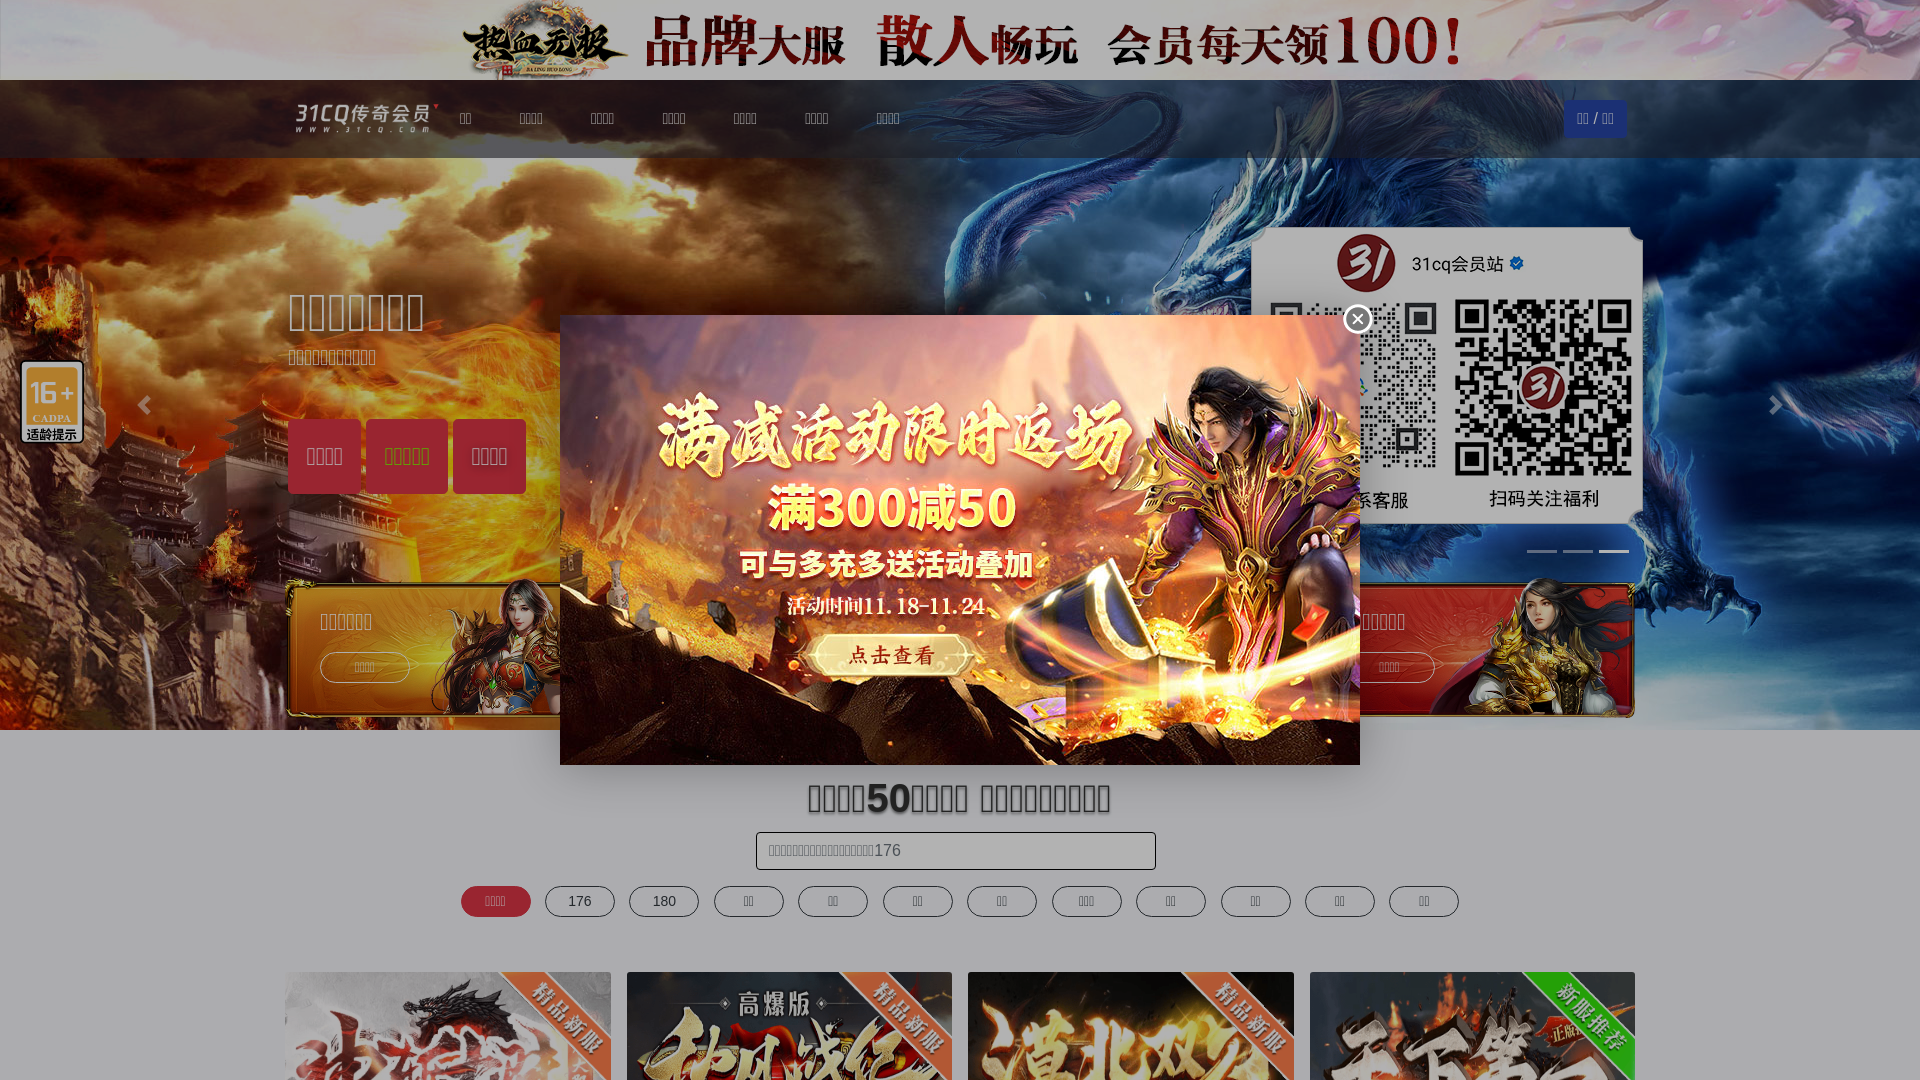 The height and width of the screenshot is (1080, 1920). I want to click on 'Previous', so click(143, 405).